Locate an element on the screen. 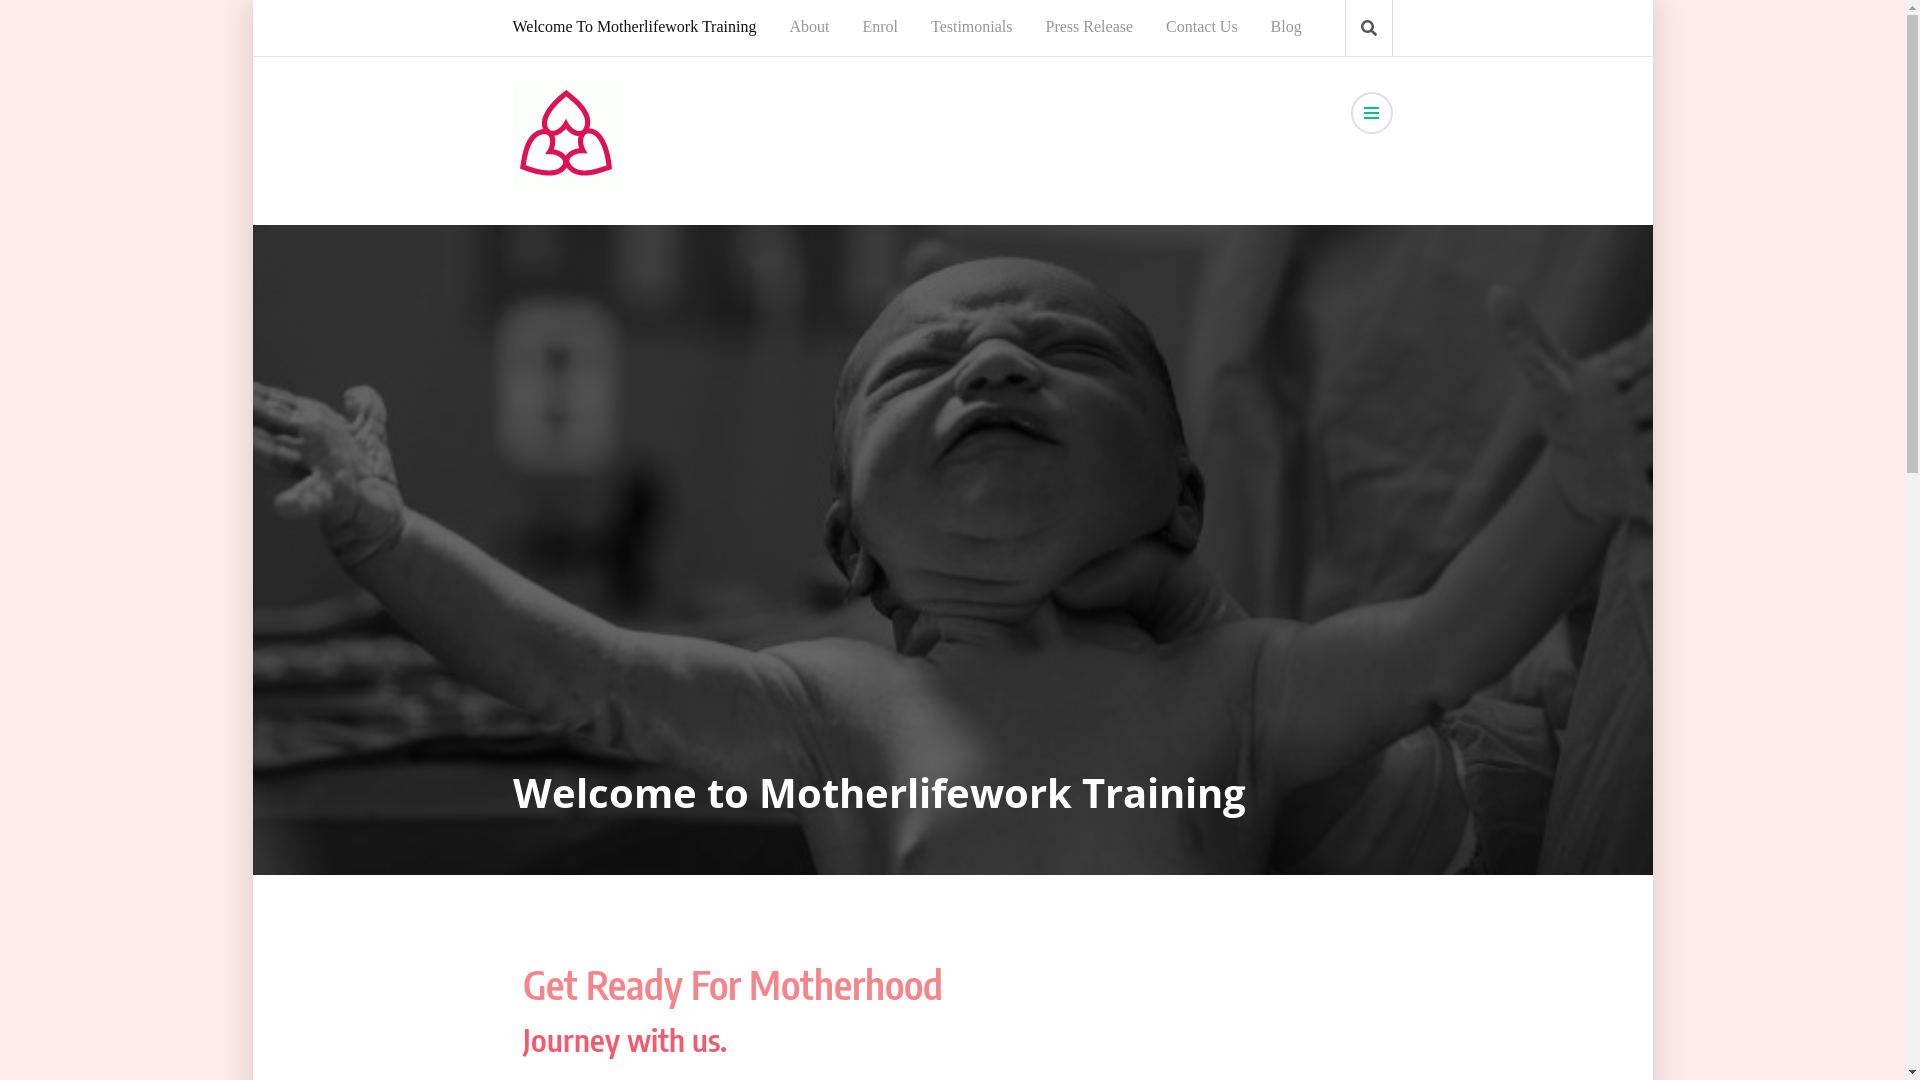 The height and width of the screenshot is (1080, 1920). 'Press Release' is located at coordinates (1088, 27).